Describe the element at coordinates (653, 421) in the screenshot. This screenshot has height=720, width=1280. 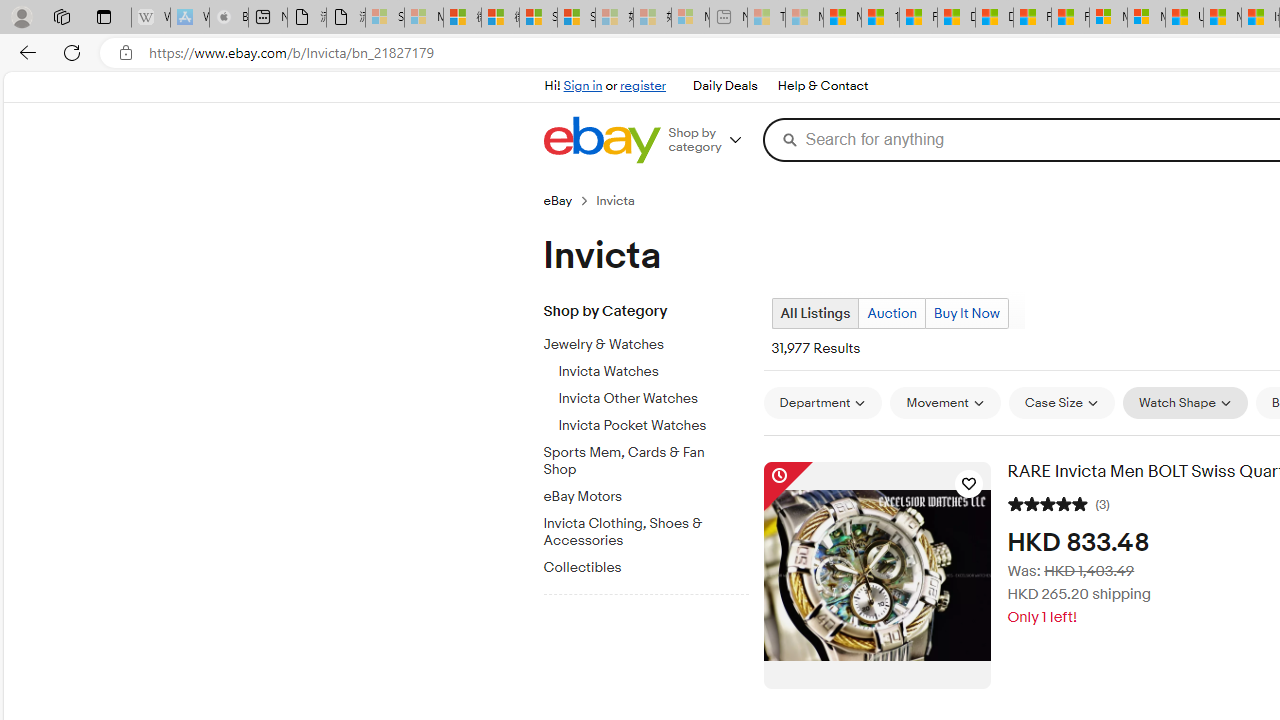
I see `'Invicta Pocket Watches'` at that location.